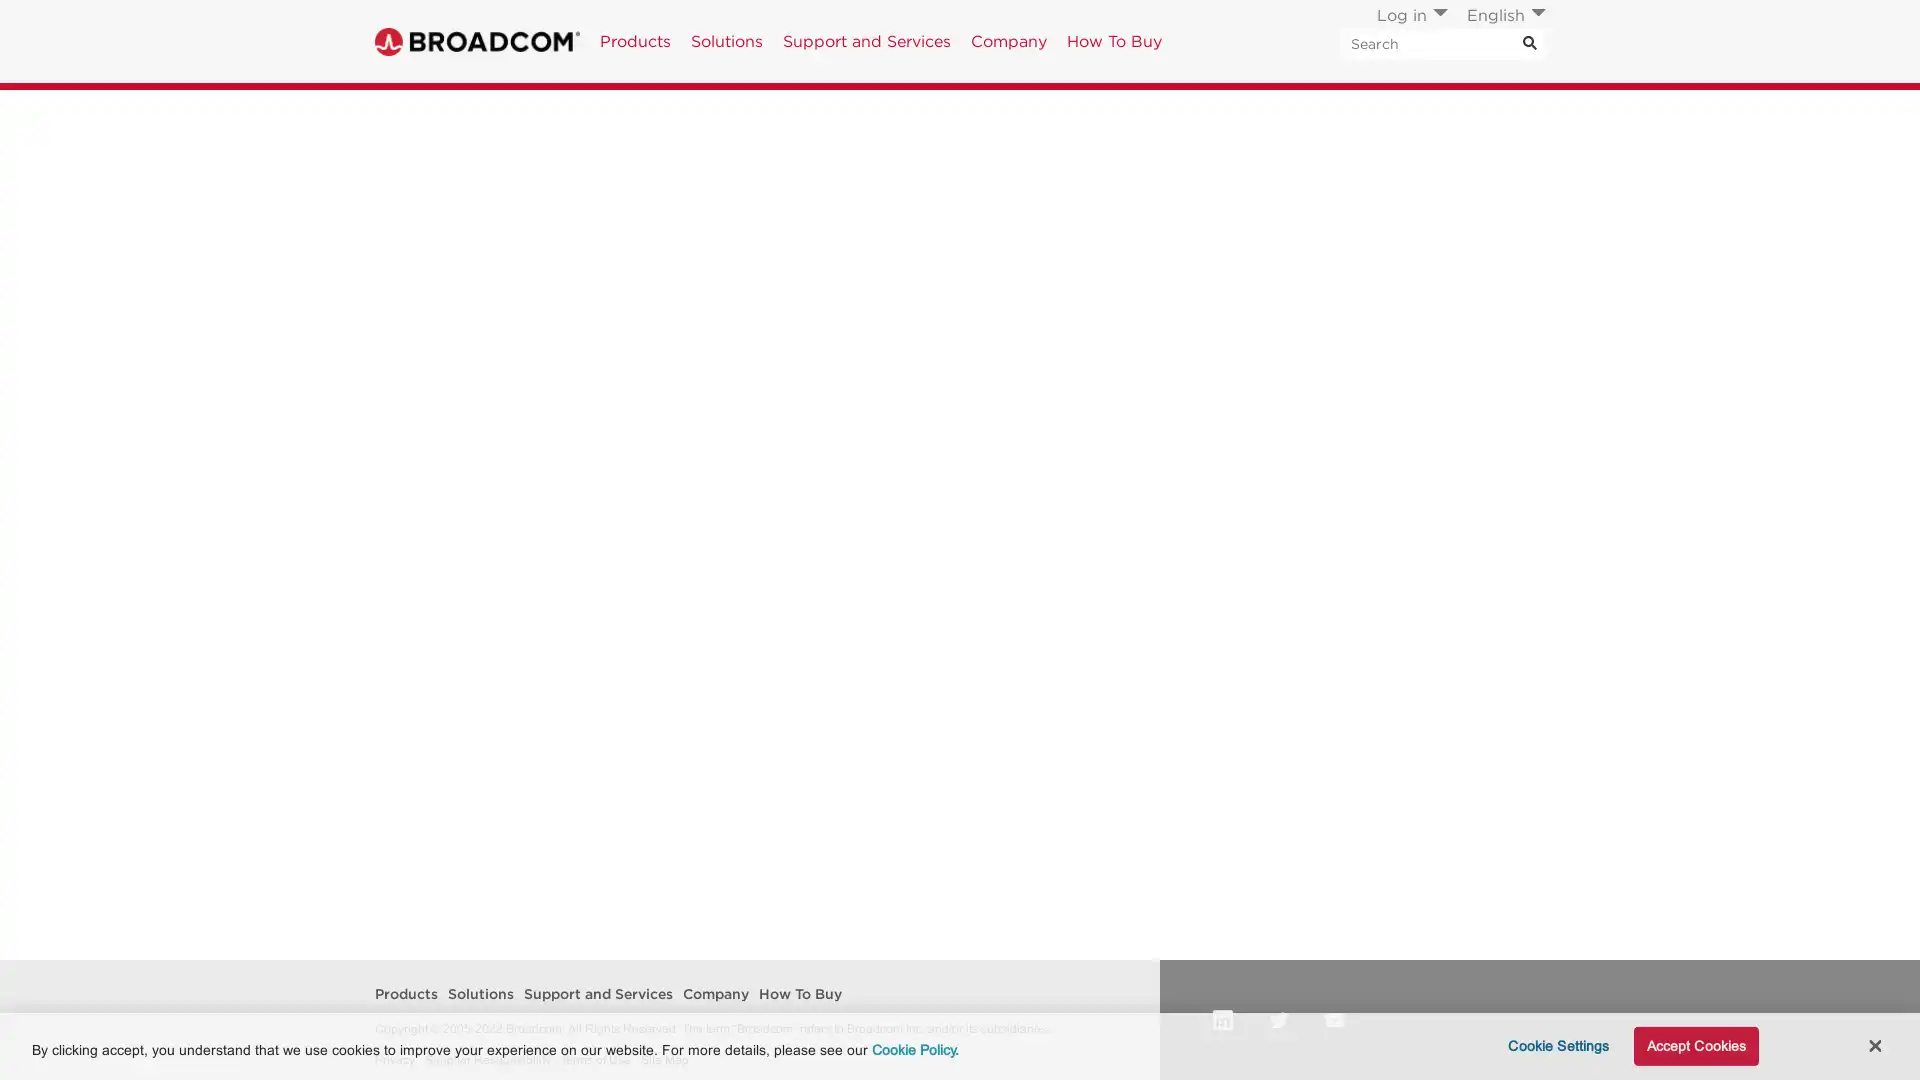 The image size is (1920, 1080). I want to click on How To Buy, so click(1113, 41).